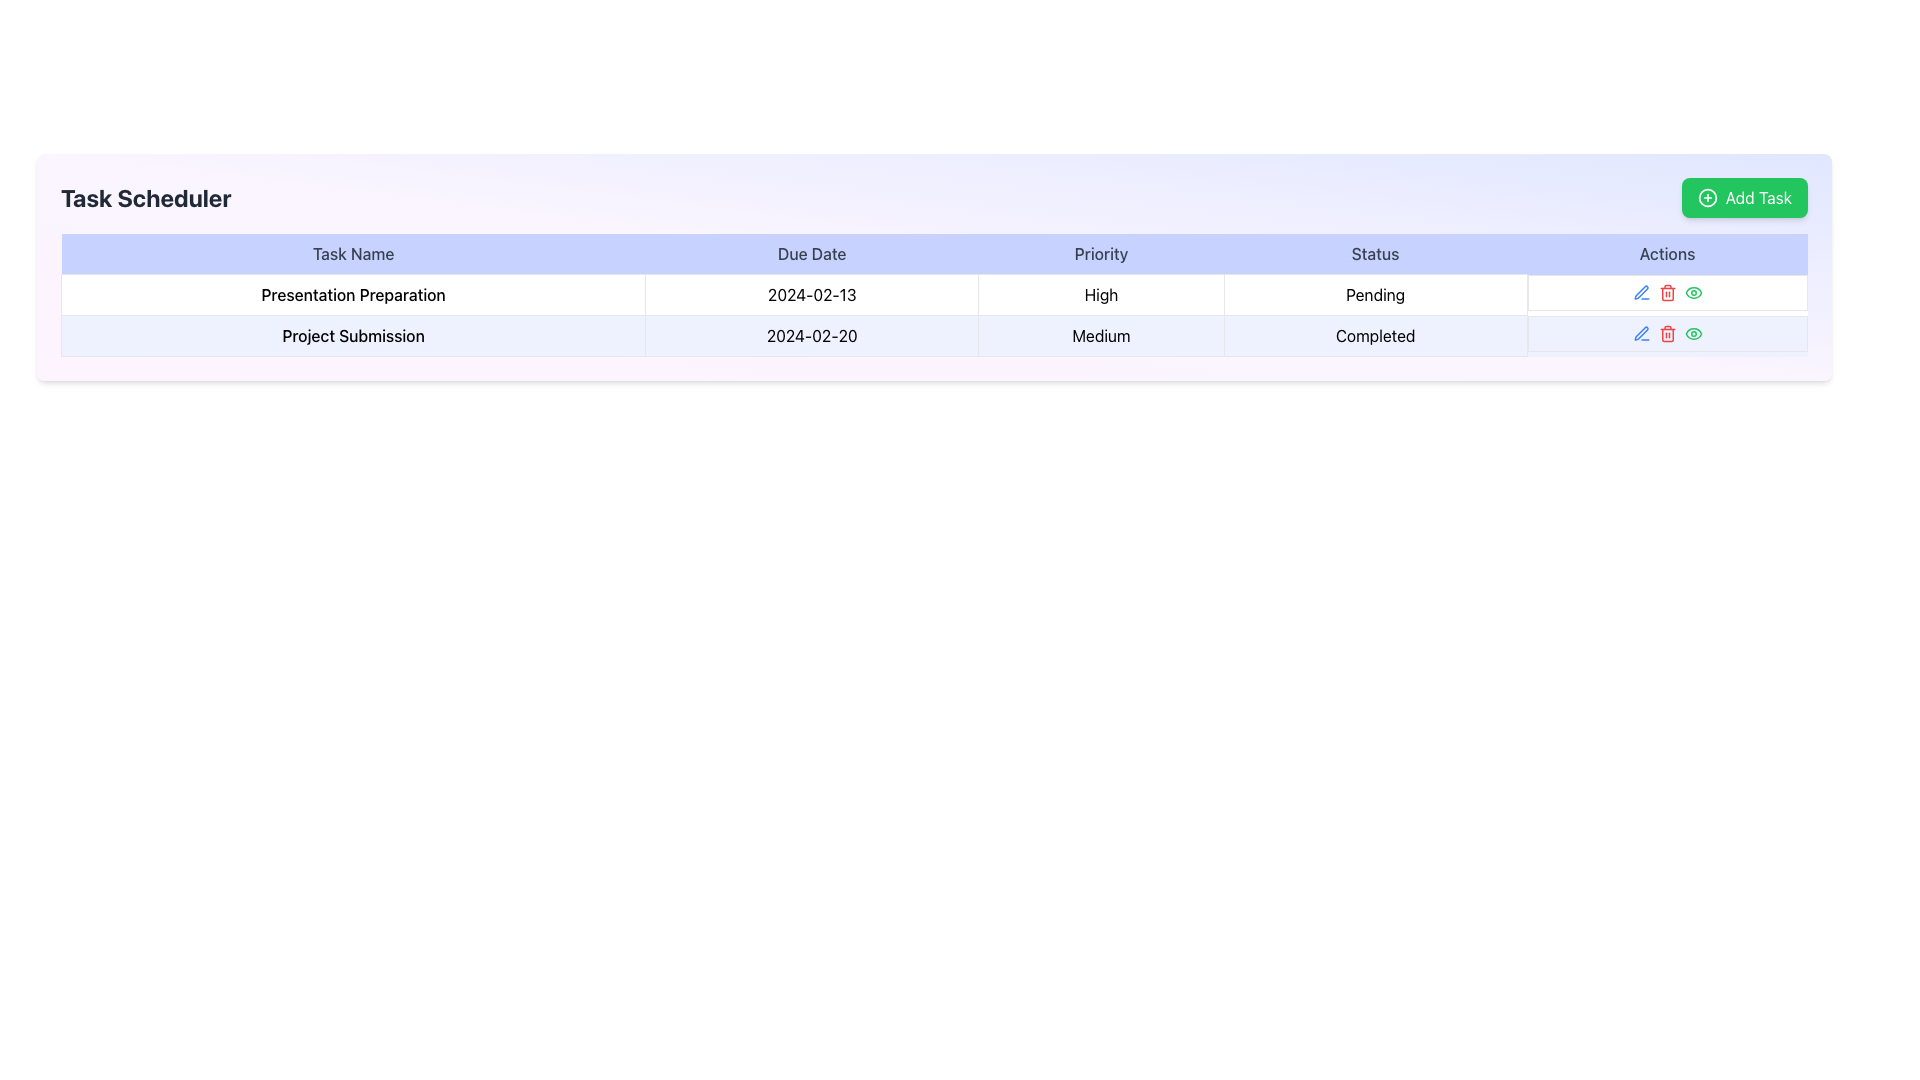  I want to click on the 'Actions' label, which is the rightmost column header in the table header row, styled with center alignment, so click(1667, 253).